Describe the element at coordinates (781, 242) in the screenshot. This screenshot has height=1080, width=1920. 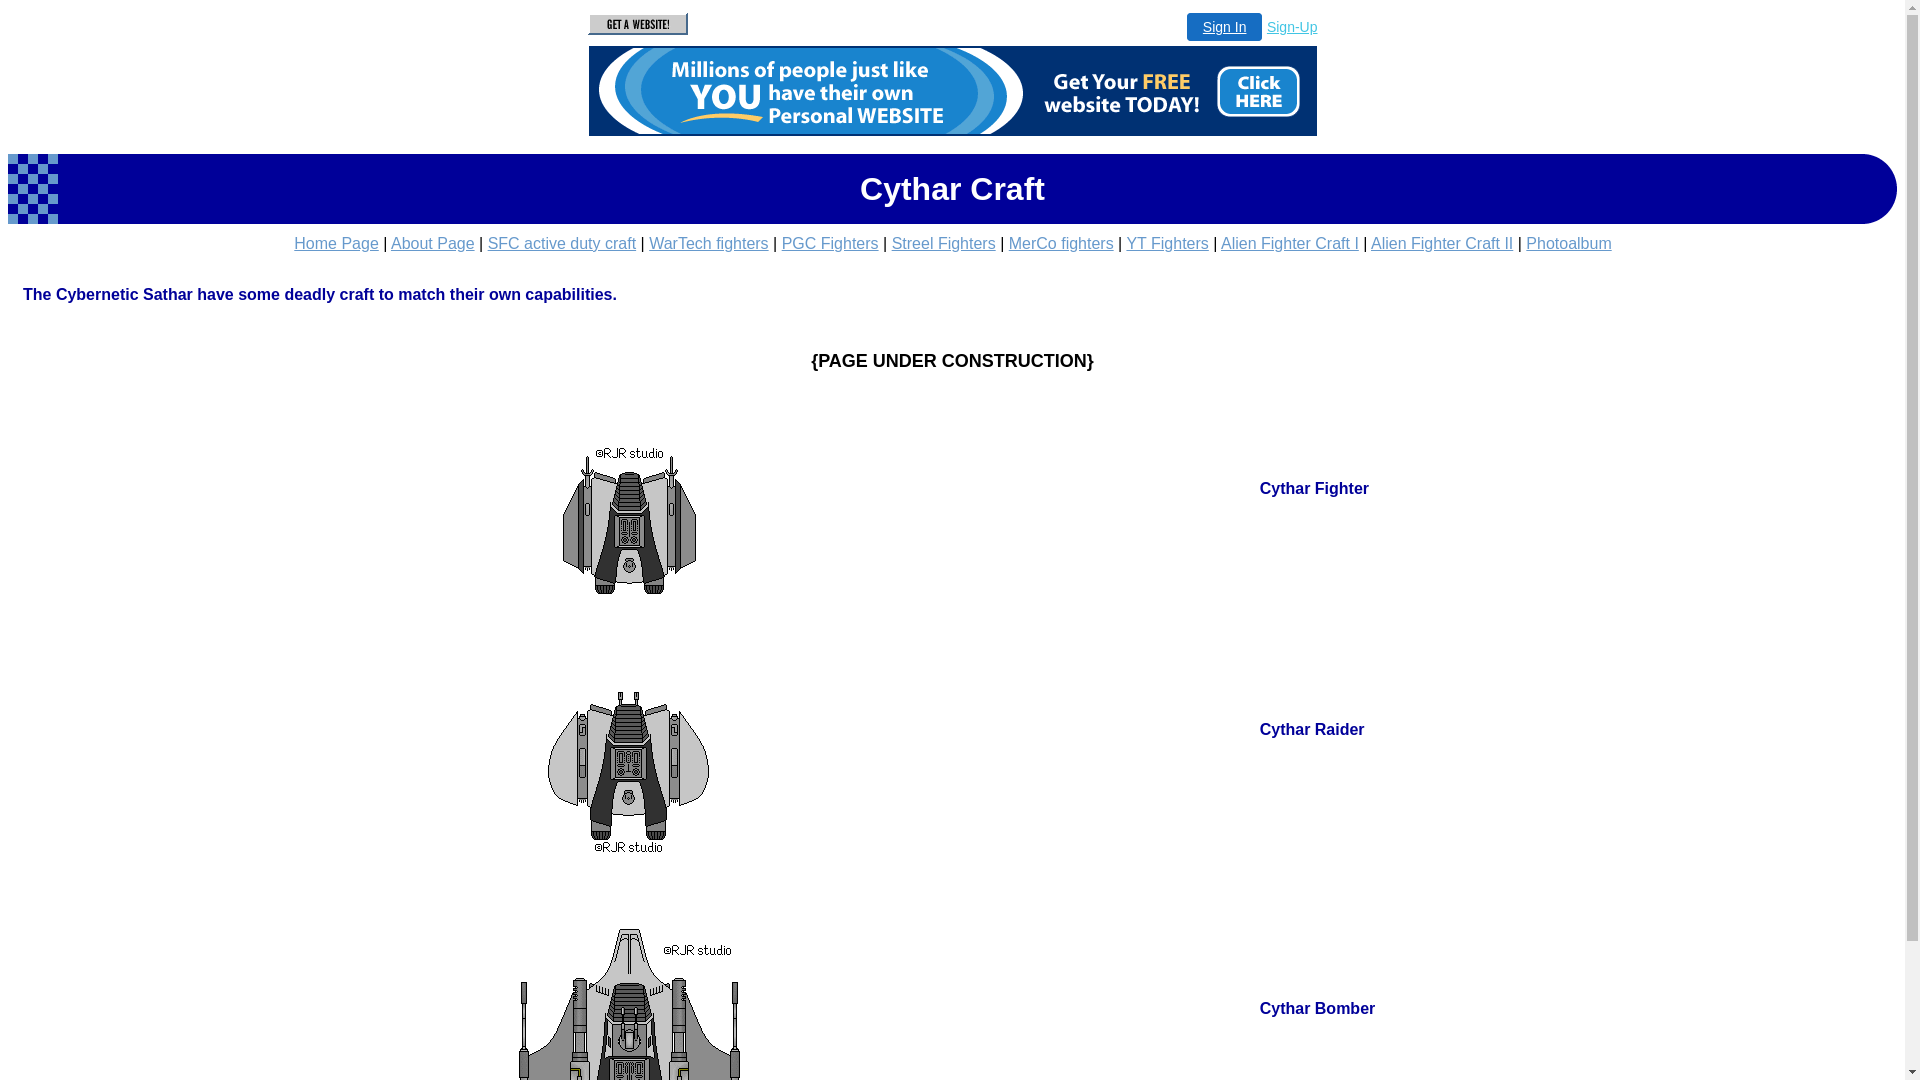
I see `'PGC Fighters'` at that location.